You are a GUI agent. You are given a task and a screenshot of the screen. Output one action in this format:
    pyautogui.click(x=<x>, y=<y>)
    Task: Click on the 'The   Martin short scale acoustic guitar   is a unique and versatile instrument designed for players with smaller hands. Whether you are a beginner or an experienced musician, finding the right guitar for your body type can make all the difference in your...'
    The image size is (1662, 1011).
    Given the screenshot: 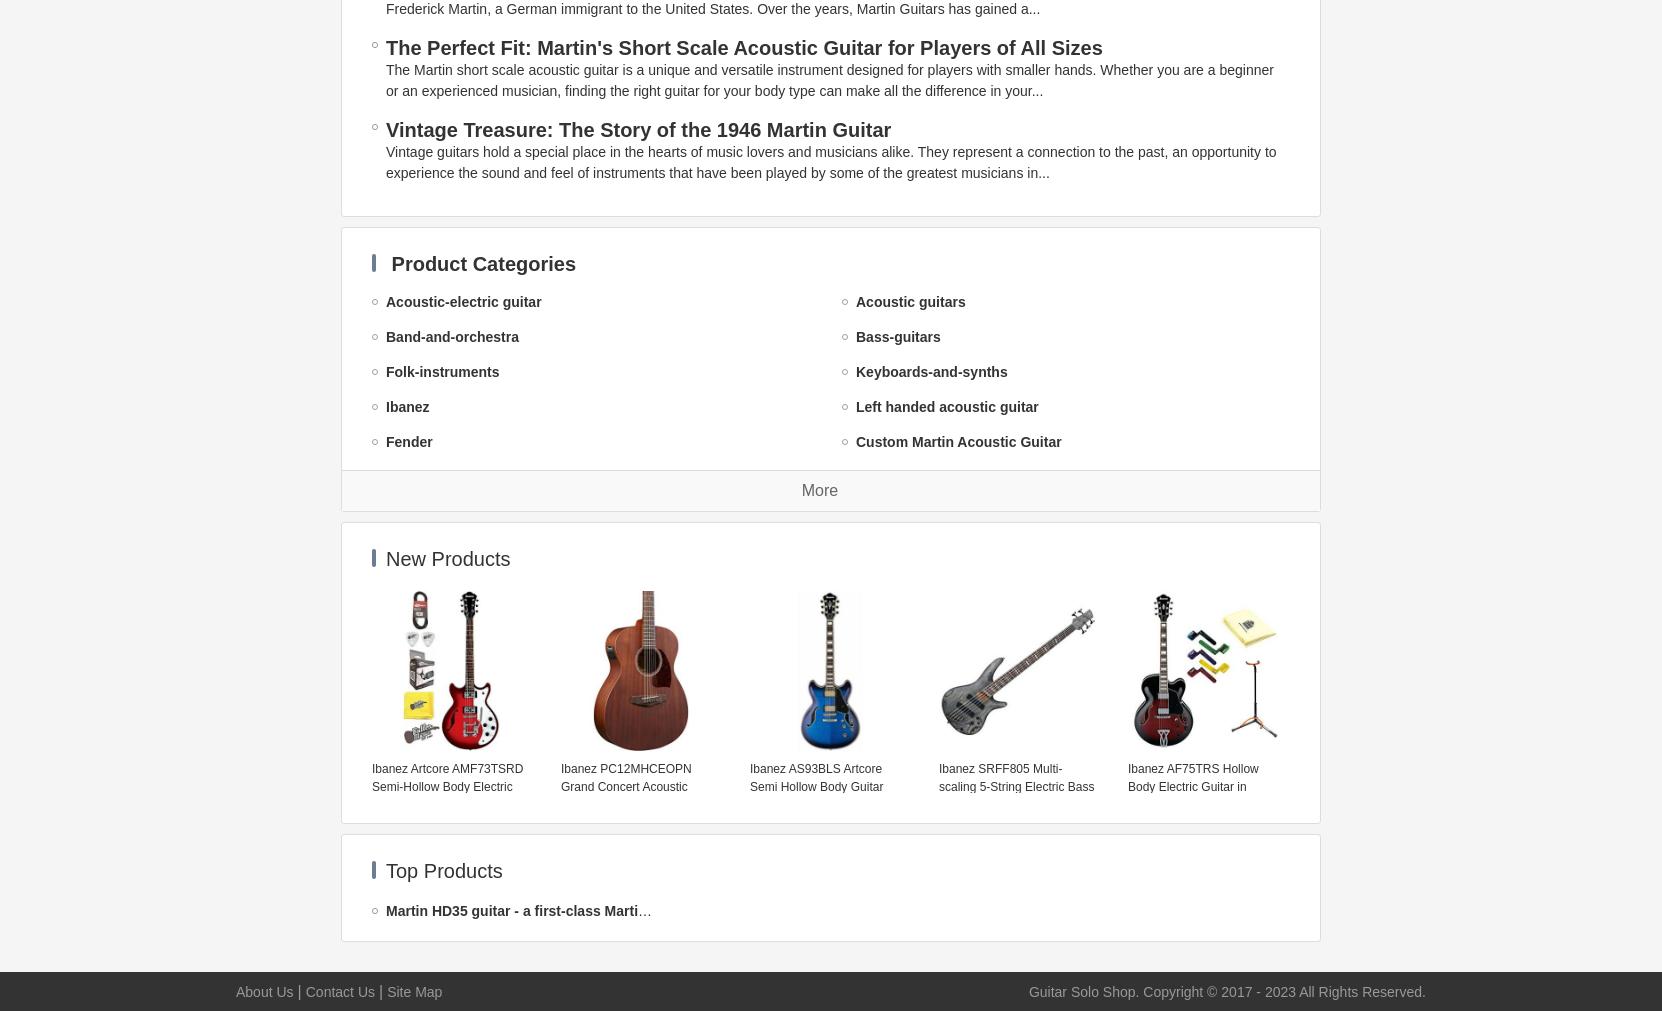 What is the action you would take?
    pyautogui.click(x=829, y=79)
    